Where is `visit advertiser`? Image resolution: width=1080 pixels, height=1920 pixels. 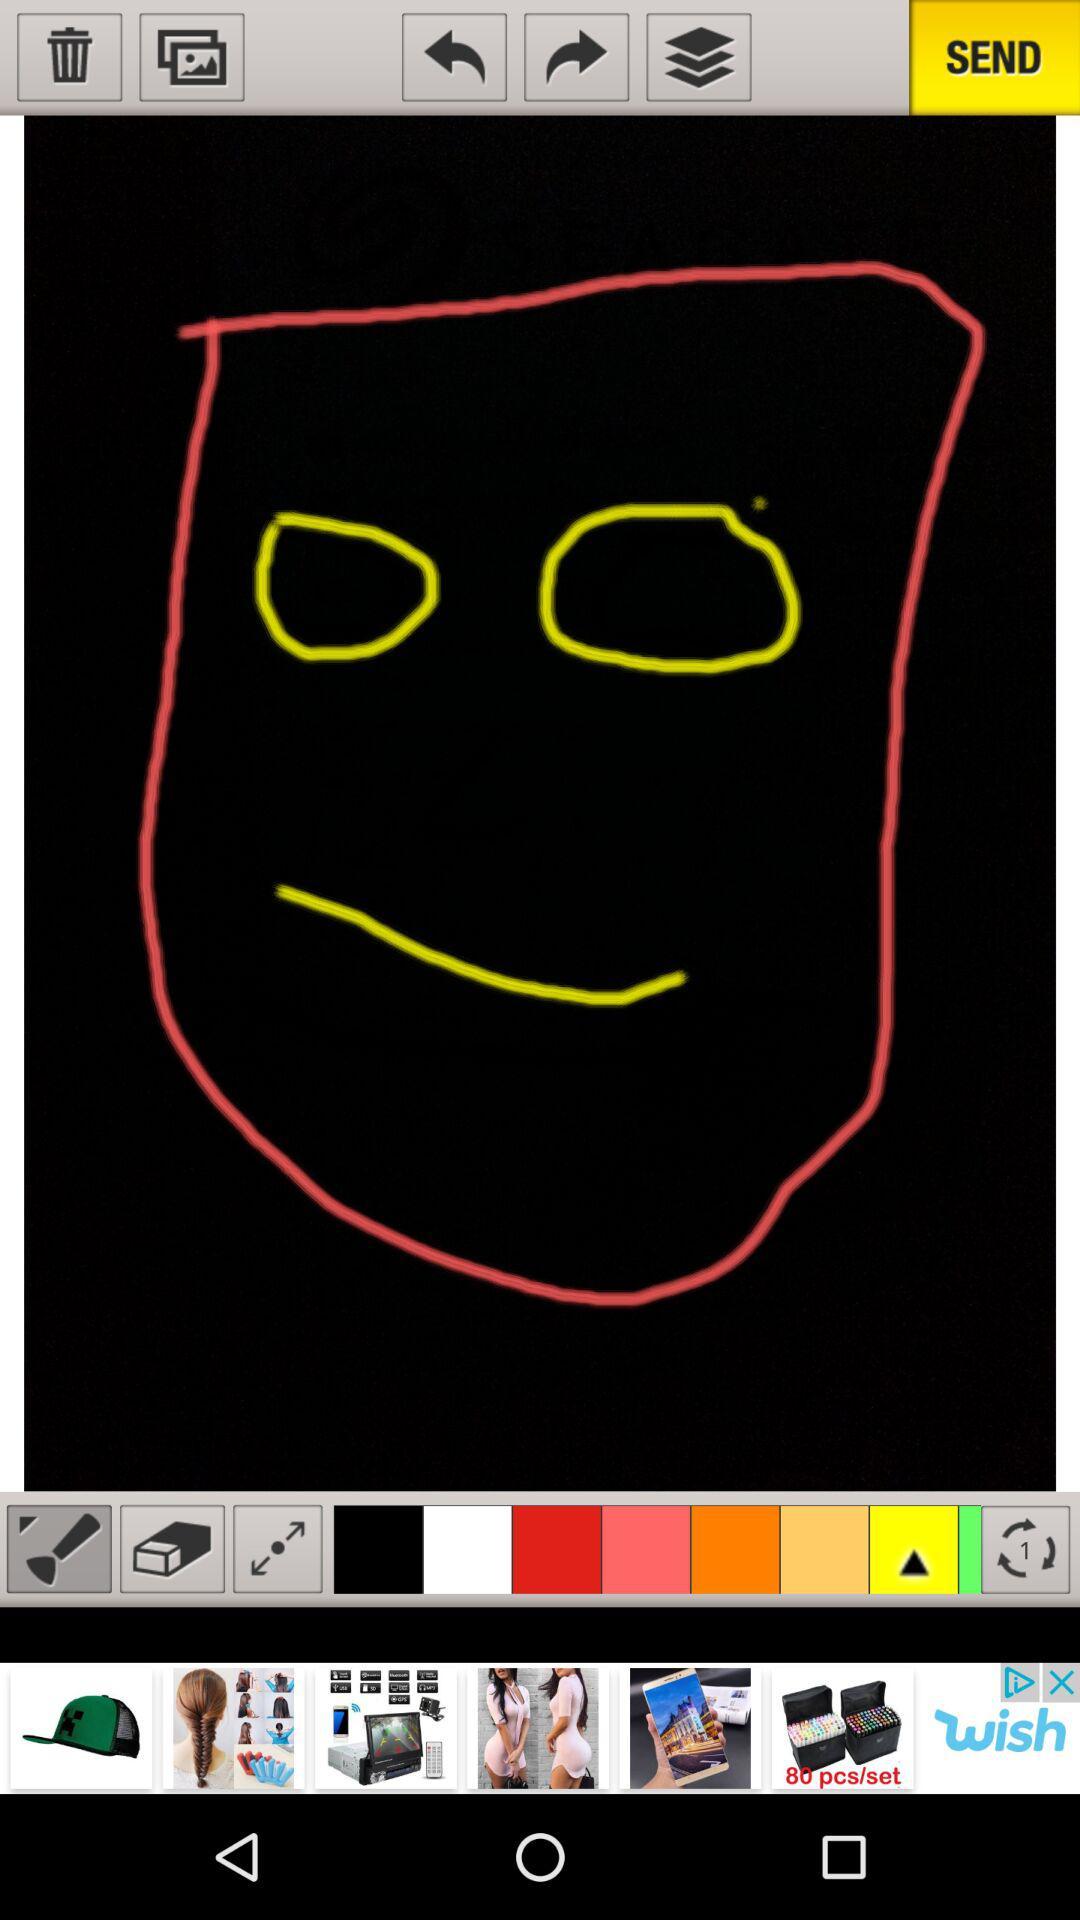 visit advertiser is located at coordinates (540, 1727).